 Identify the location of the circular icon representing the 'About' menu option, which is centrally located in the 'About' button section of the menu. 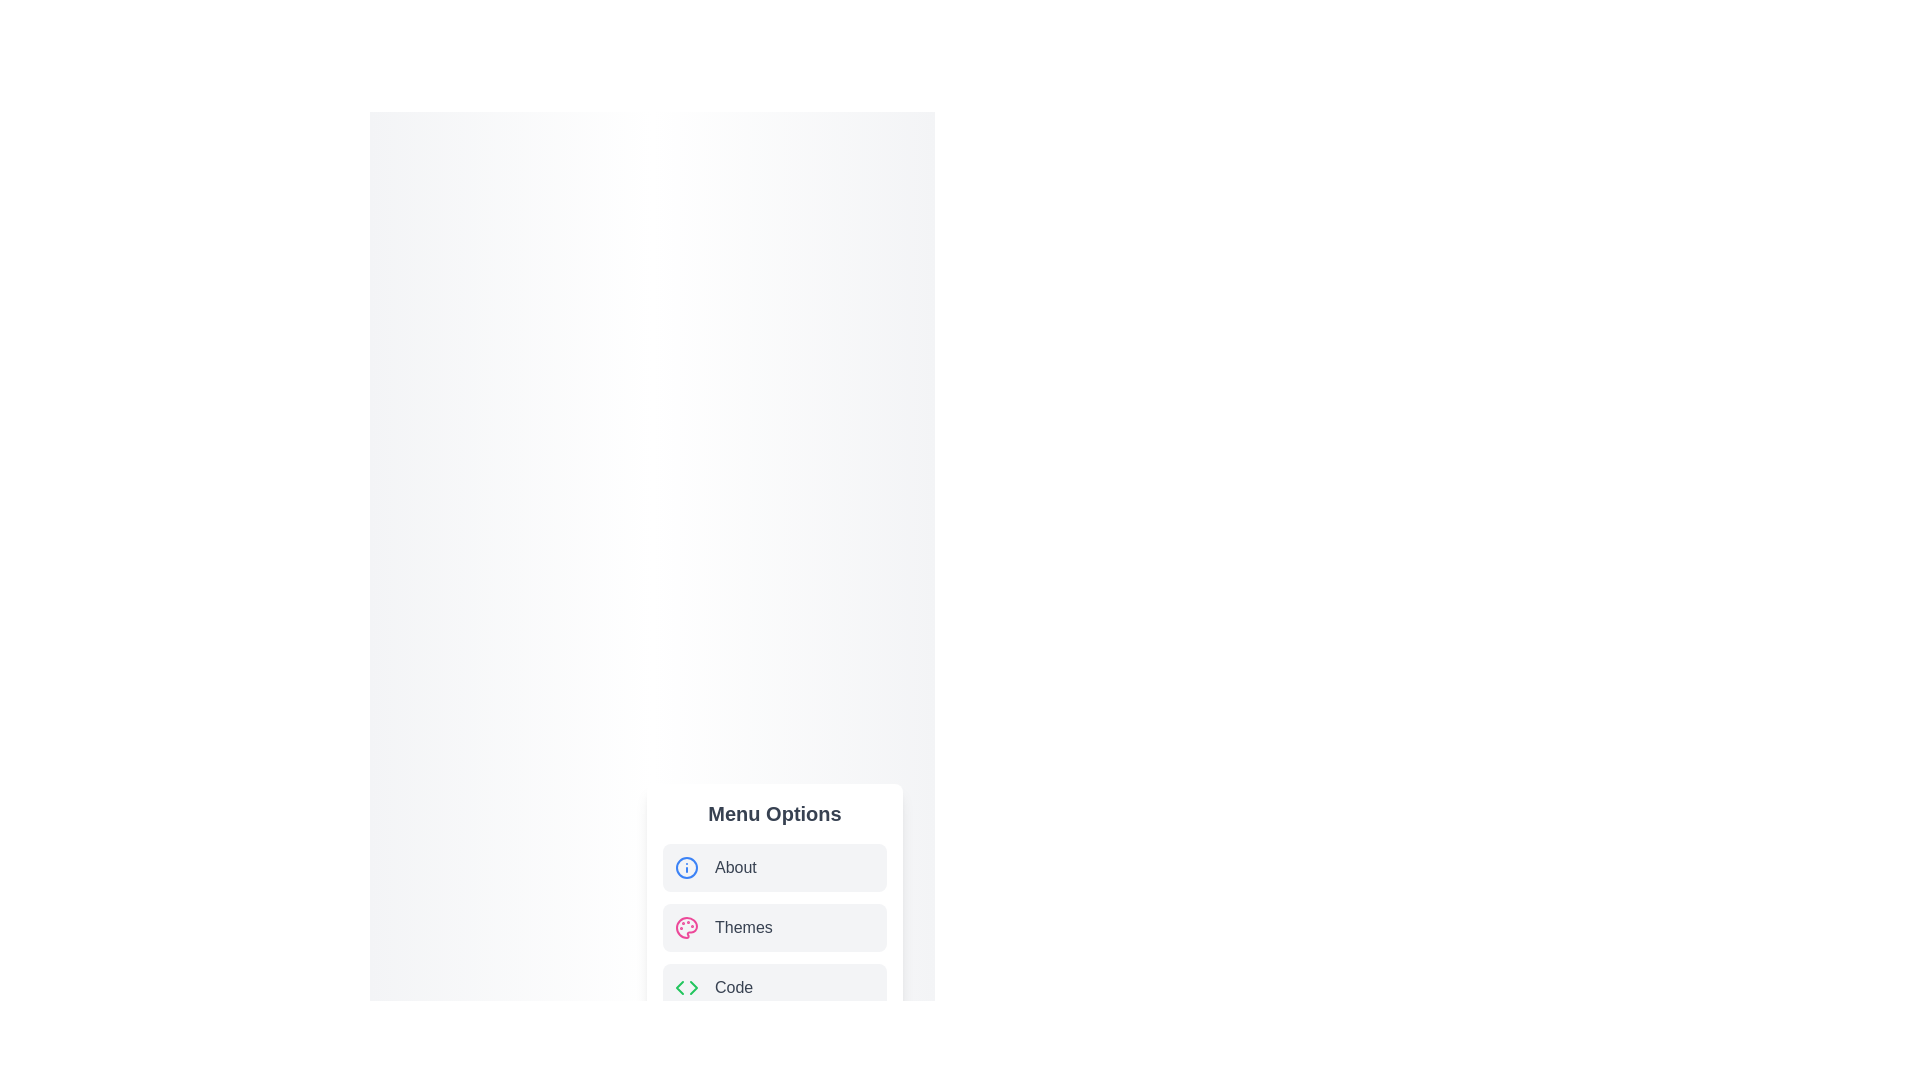
(686, 866).